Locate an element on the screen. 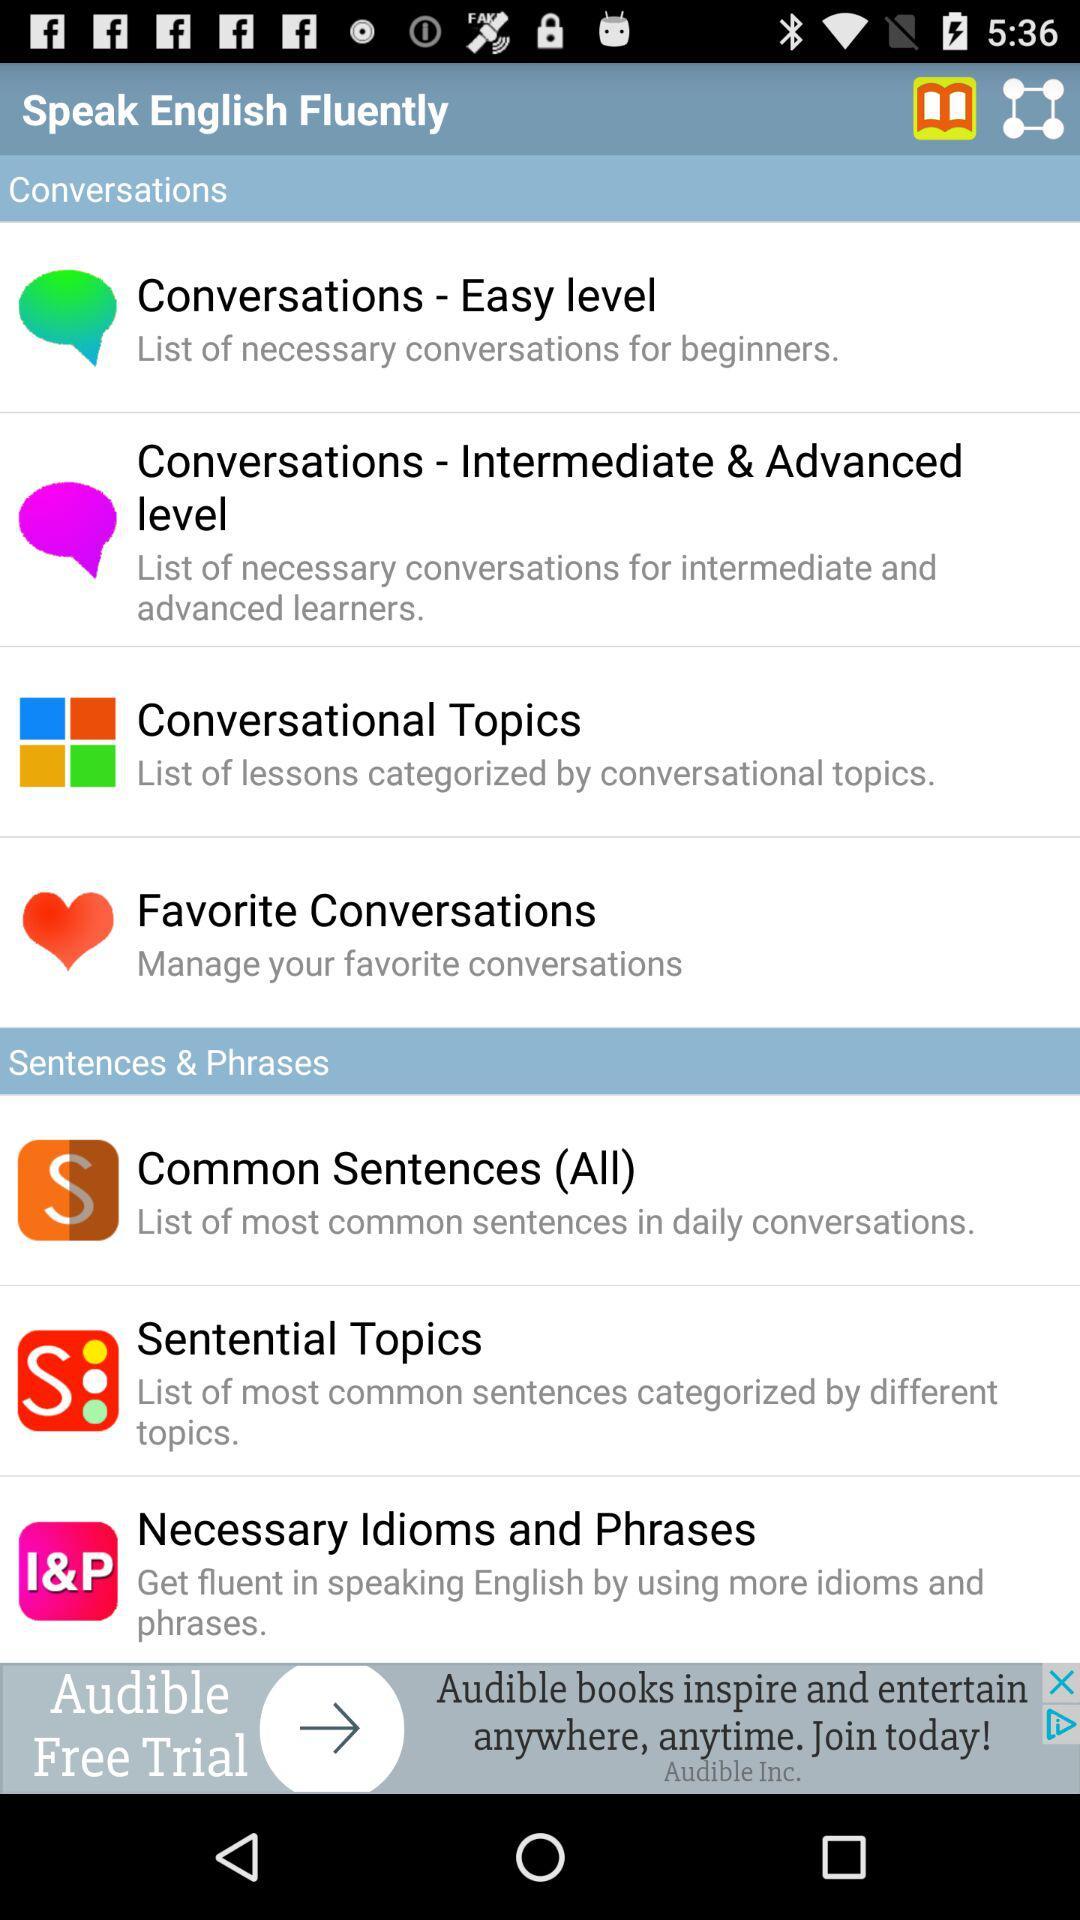 Image resolution: width=1080 pixels, height=1920 pixels. this page is located at coordinates (945, 107).